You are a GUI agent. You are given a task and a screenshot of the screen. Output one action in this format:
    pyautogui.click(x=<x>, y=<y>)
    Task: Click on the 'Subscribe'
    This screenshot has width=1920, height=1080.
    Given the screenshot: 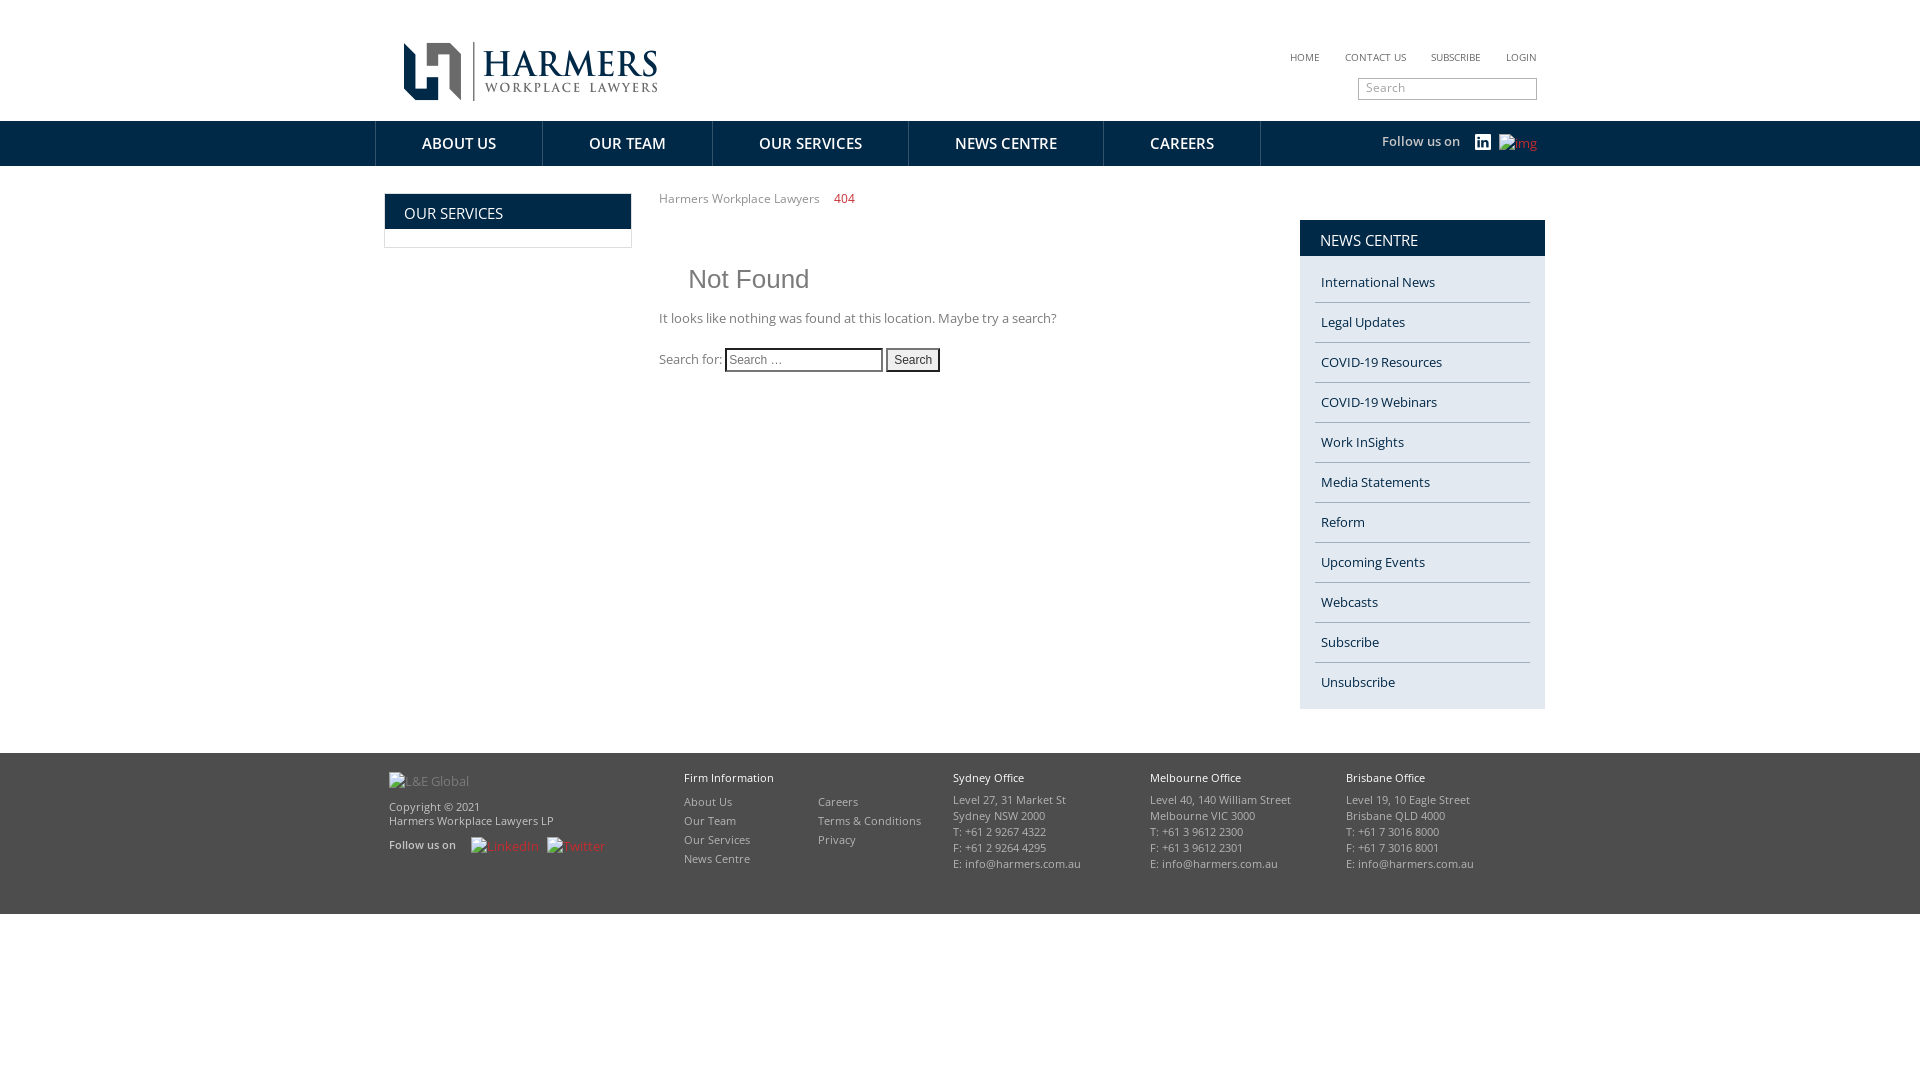 What is the action you would take?
    pyautogui.click(x=1421, y=643)
    